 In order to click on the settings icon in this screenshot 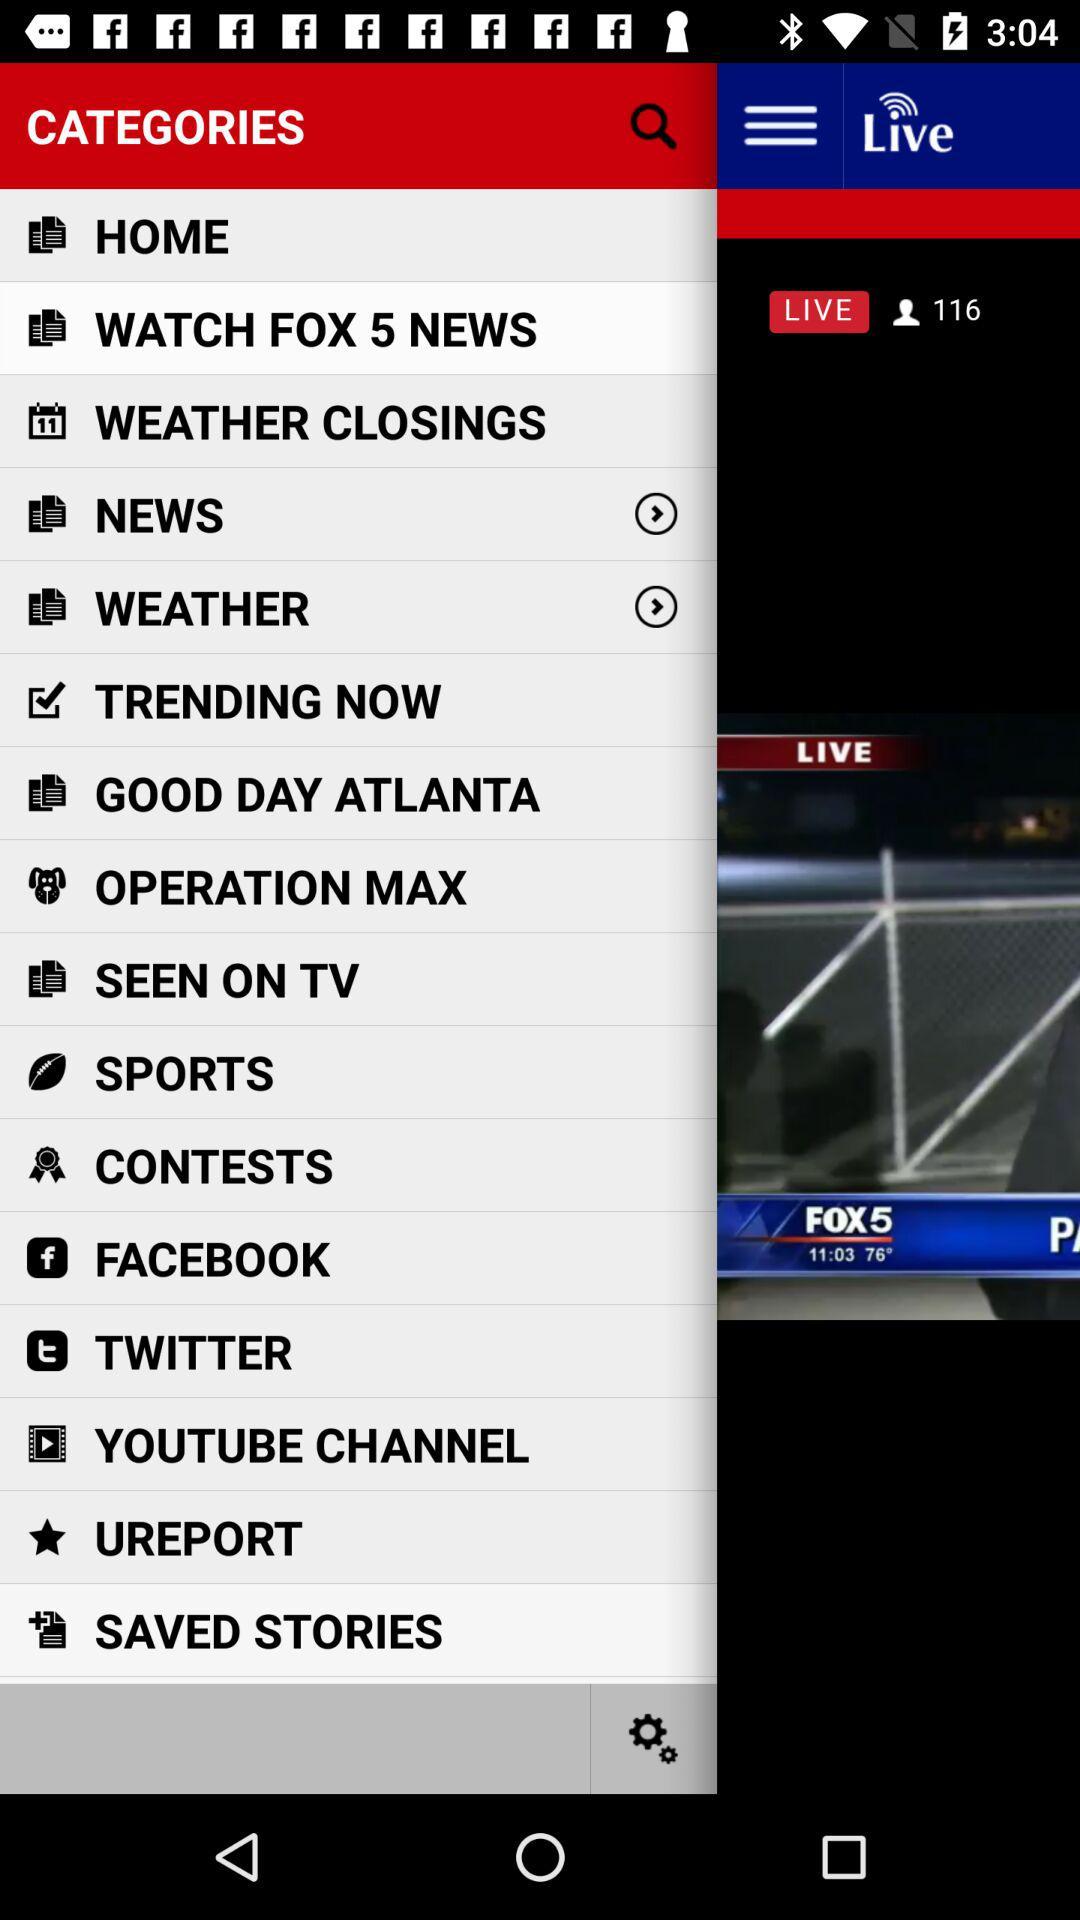, I will do `click(654, 1737)`.